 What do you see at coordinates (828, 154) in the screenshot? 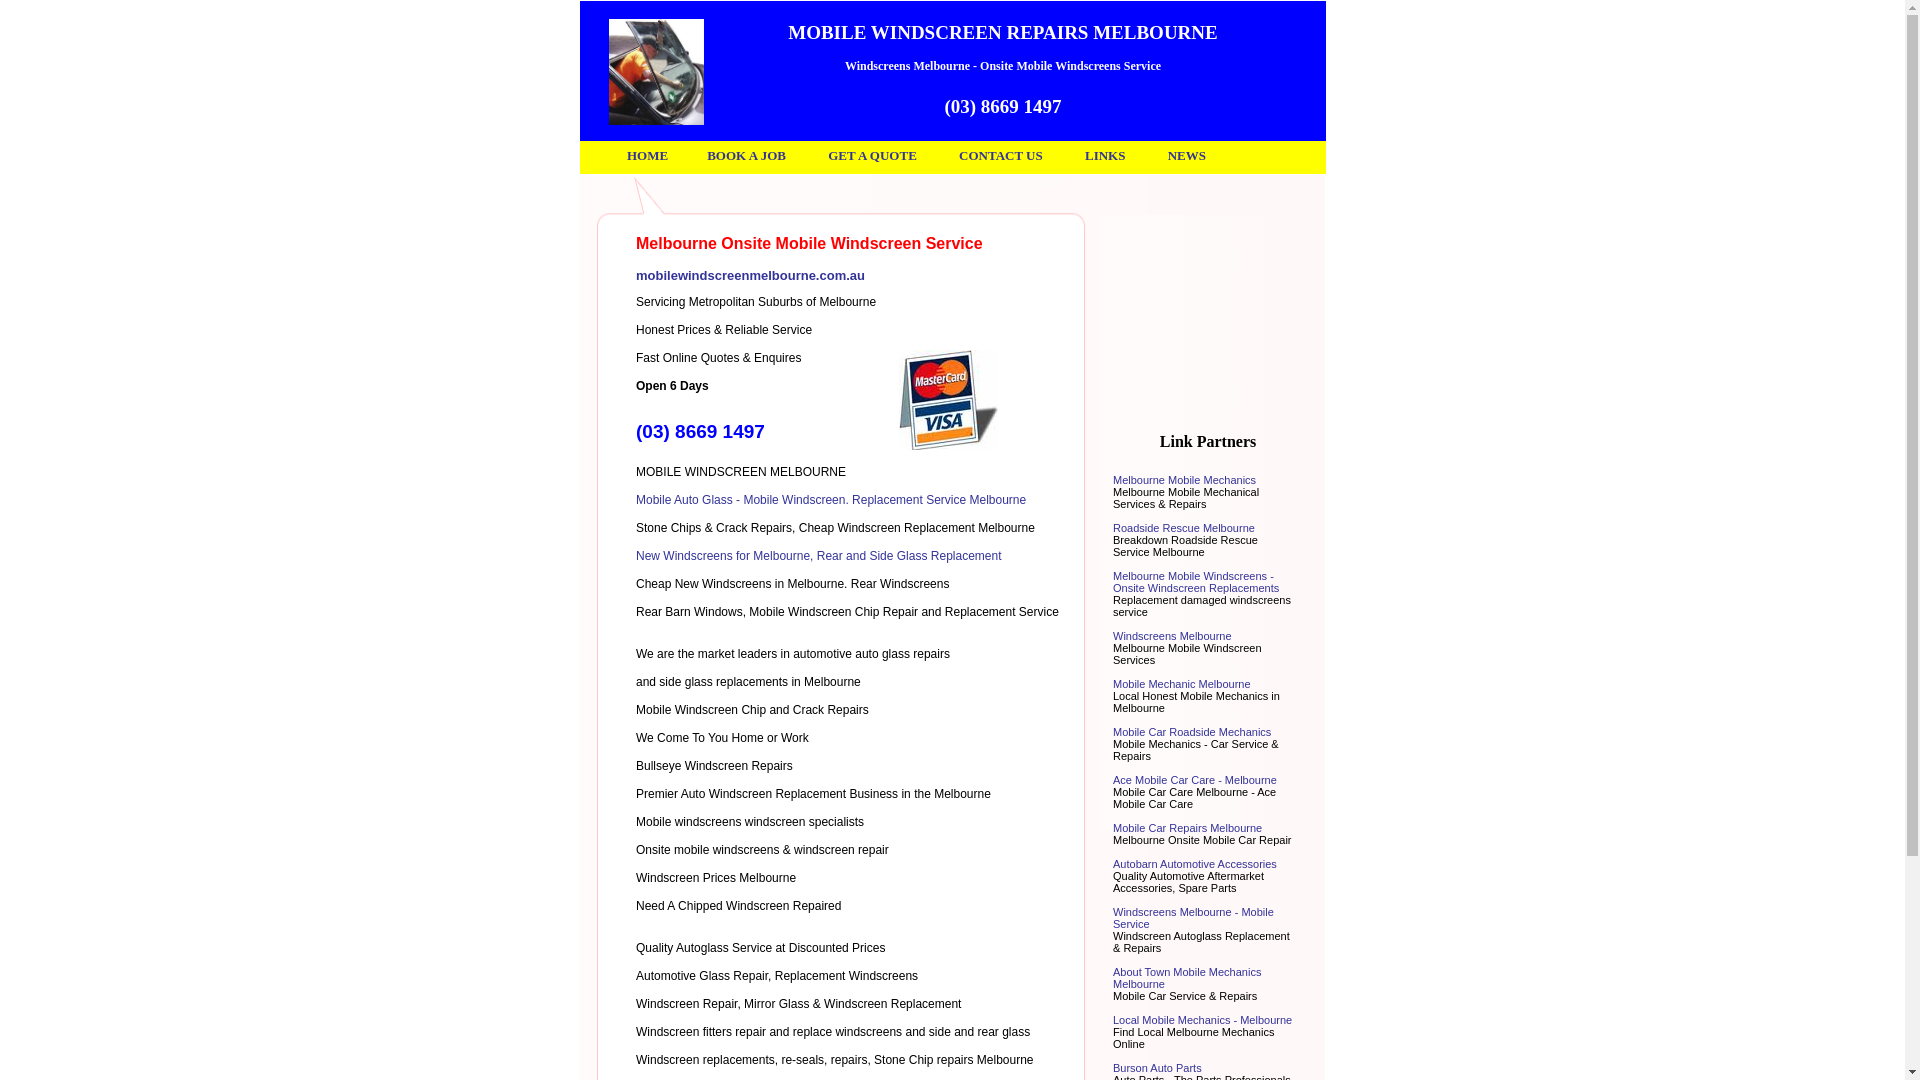
I see `'GET A QUOTE'` at bounding box center [828, 154].